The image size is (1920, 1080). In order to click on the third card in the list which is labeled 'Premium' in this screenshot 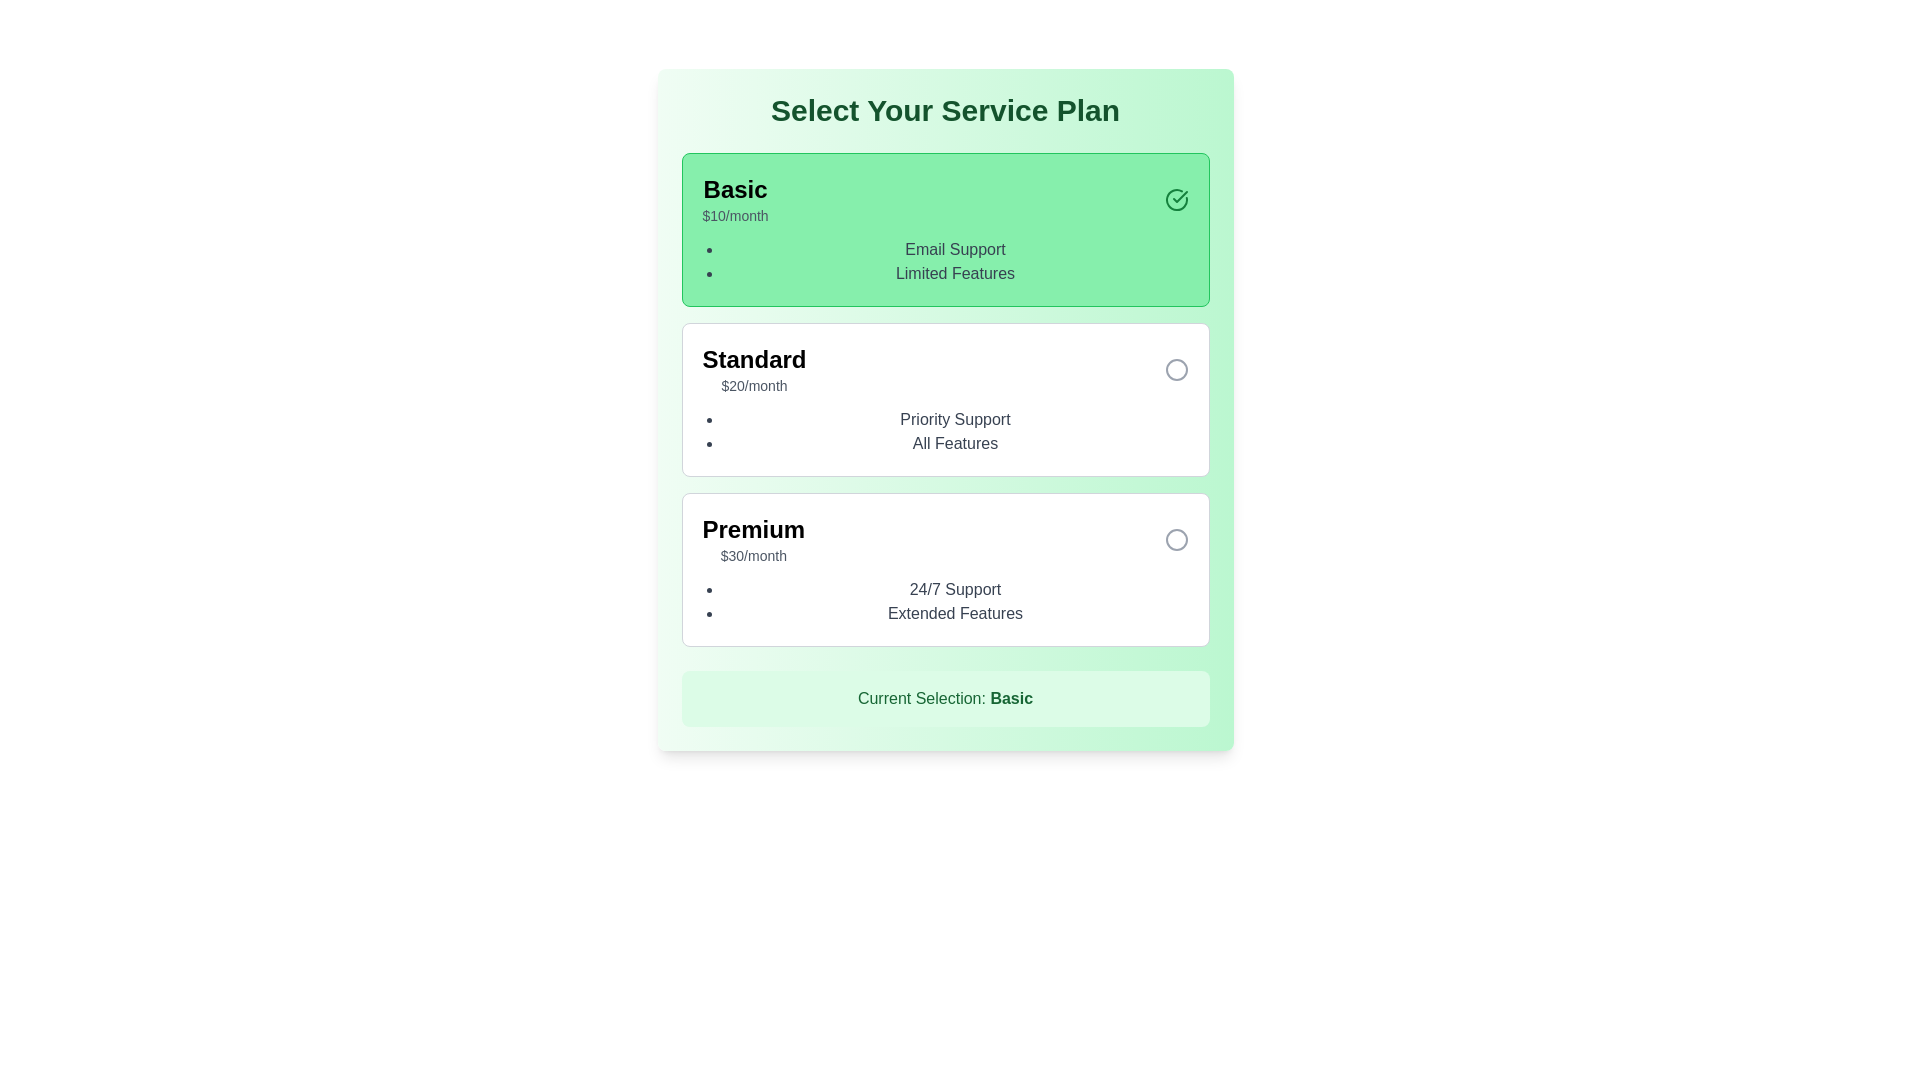, I will do `click(944, 570)`.